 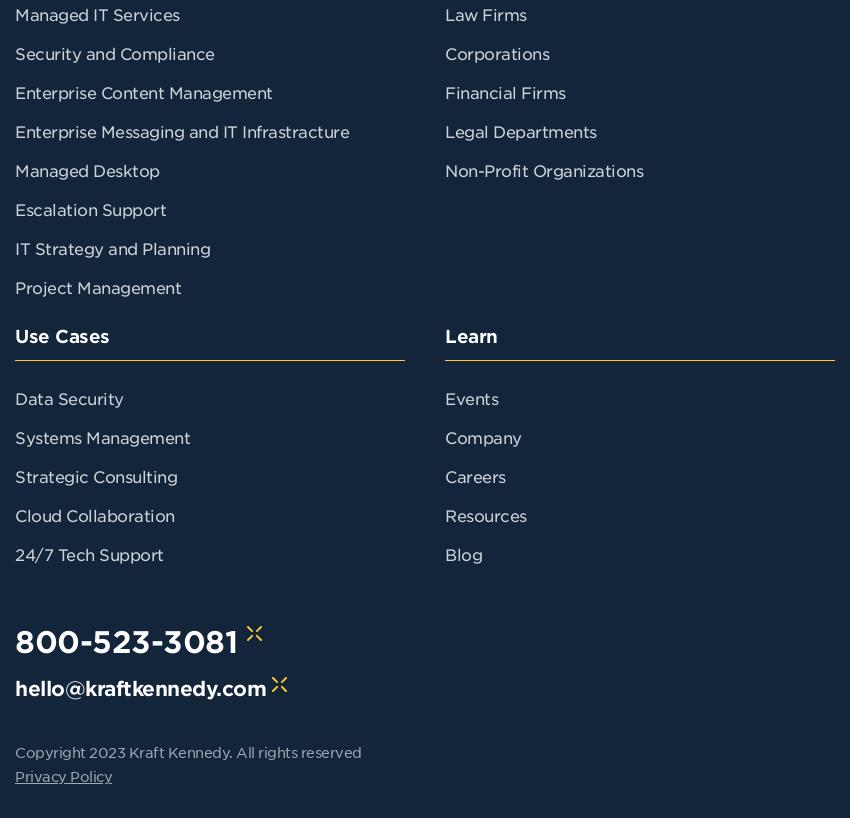 What do you see at coordinates (124, 640) in the screenshot?
I see `'800-523-3081'` at bounding box center [124, 640].